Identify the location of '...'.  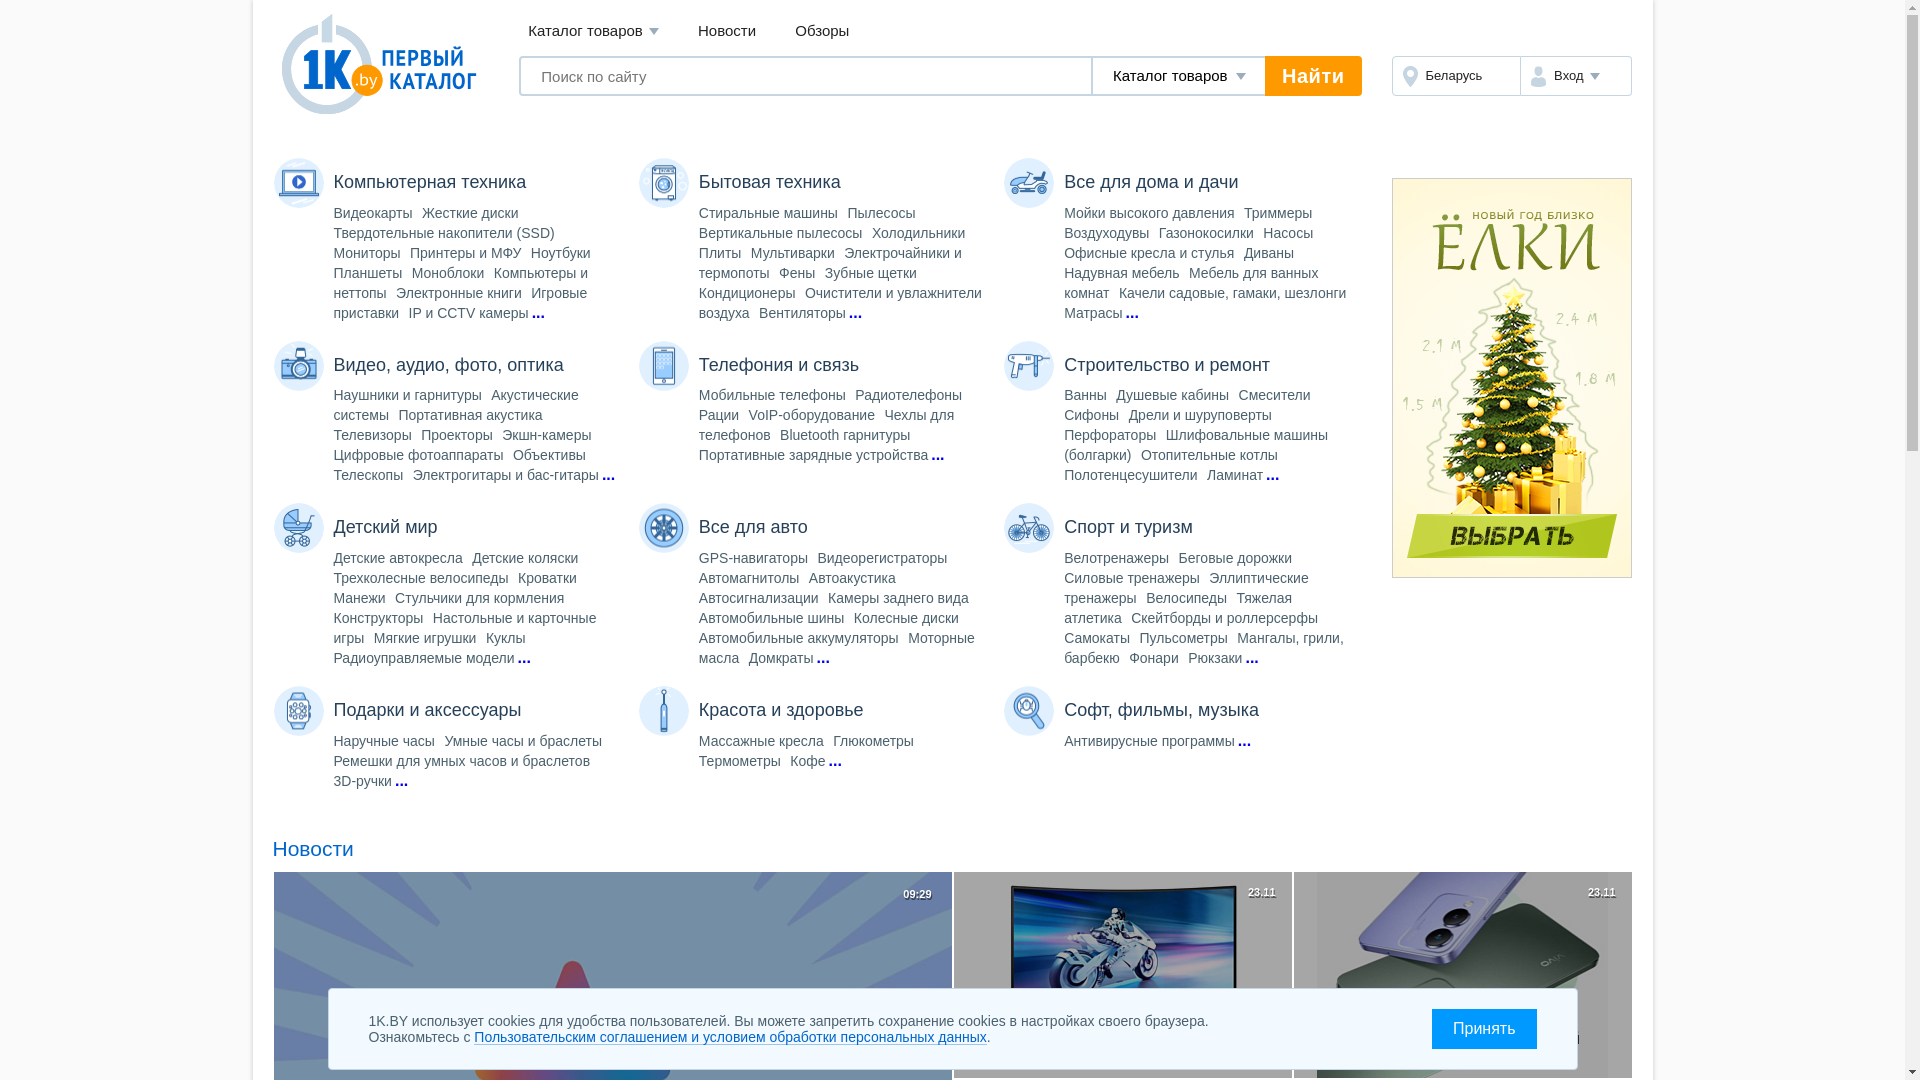
(400, 779).